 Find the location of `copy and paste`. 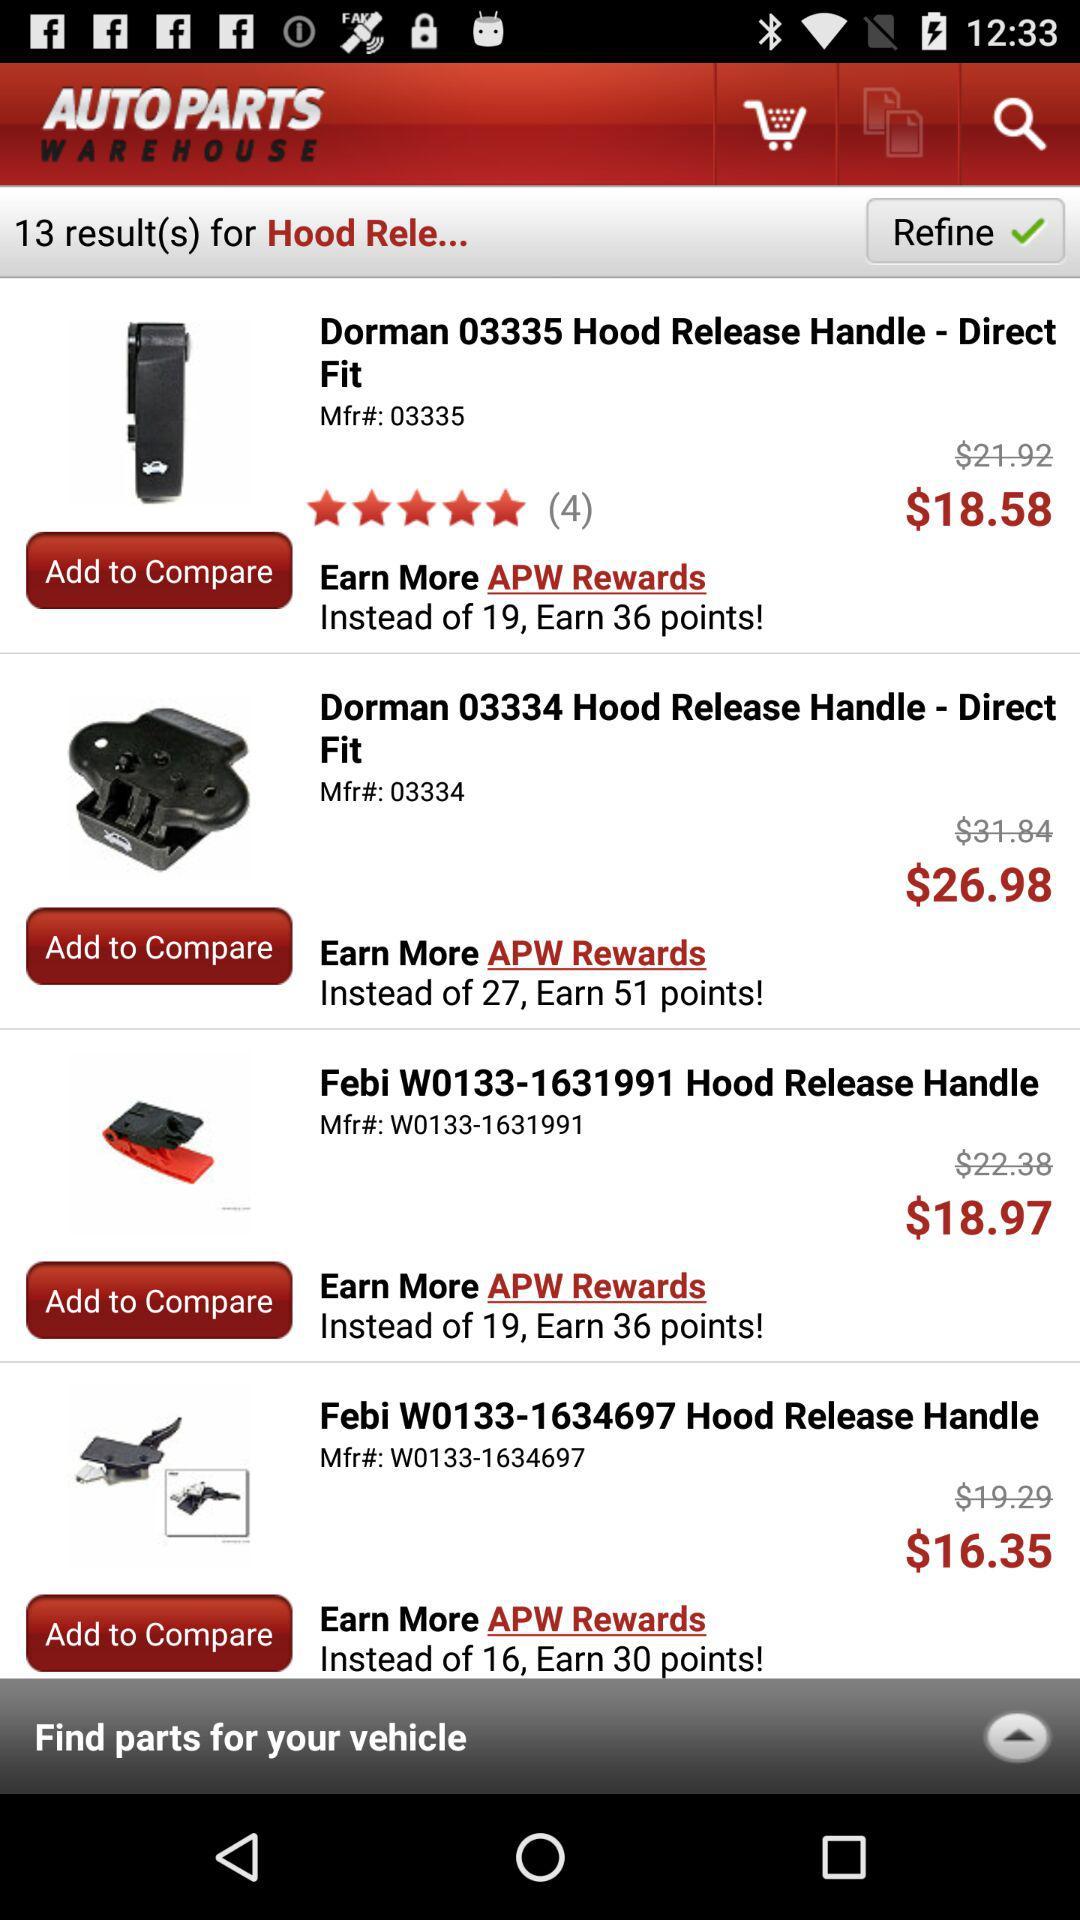

copy and paste is located at coordinates (895, 123).